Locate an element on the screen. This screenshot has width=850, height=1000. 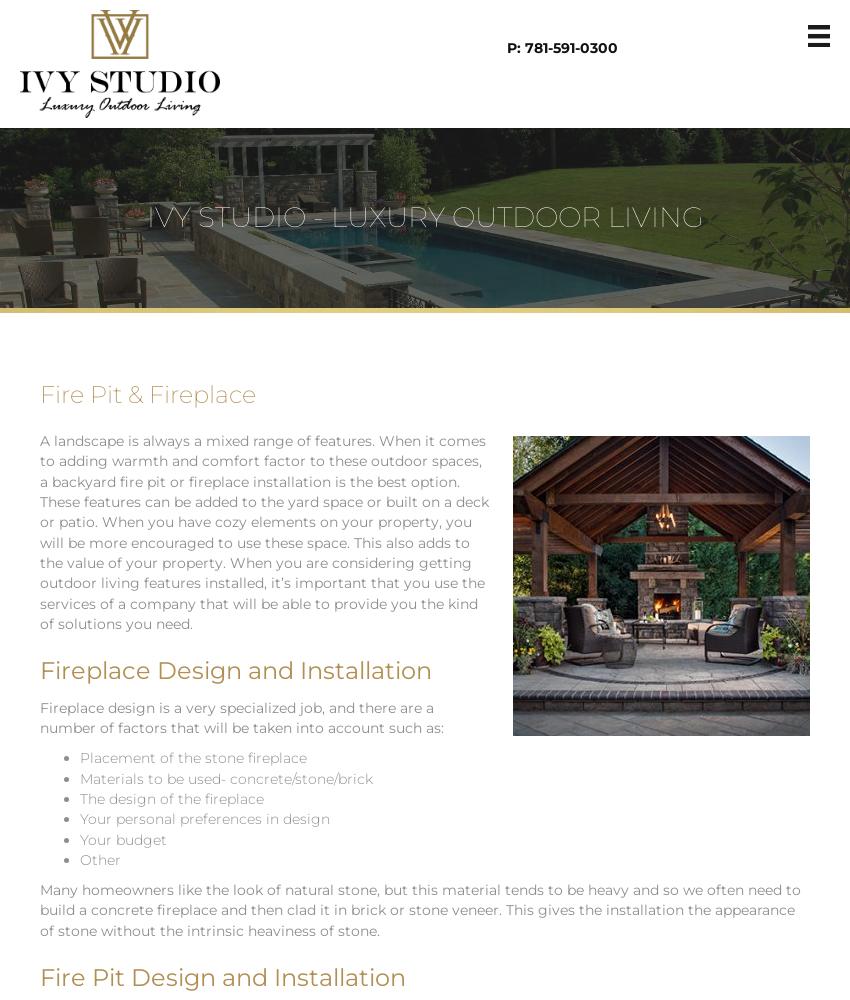
'781-591-0300' is located at coordinates (570, 48).